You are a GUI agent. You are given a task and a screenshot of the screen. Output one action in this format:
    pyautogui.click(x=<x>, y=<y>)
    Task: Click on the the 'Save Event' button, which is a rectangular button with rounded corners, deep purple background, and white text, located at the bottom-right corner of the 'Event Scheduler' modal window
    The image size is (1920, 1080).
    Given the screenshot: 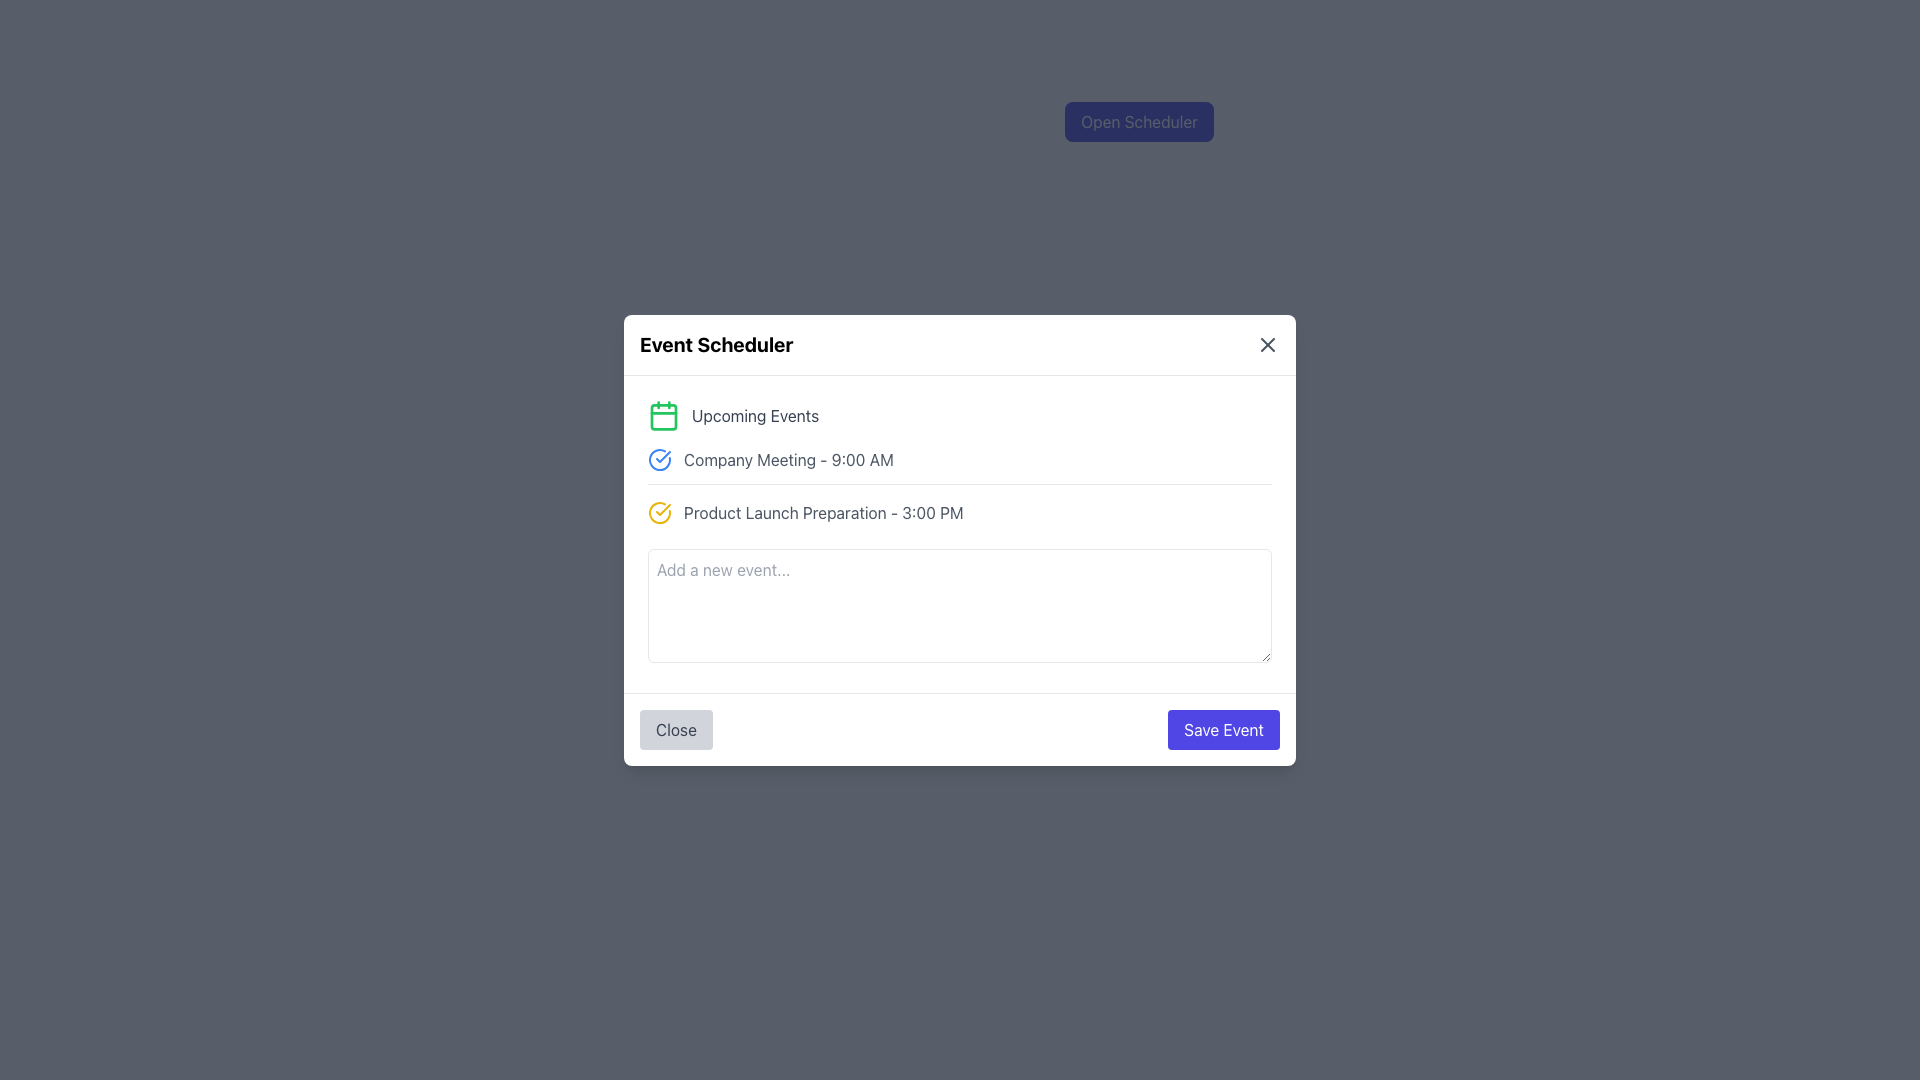 What is the action you would take?
    pyautogui.click(x=1223, y=729)
    